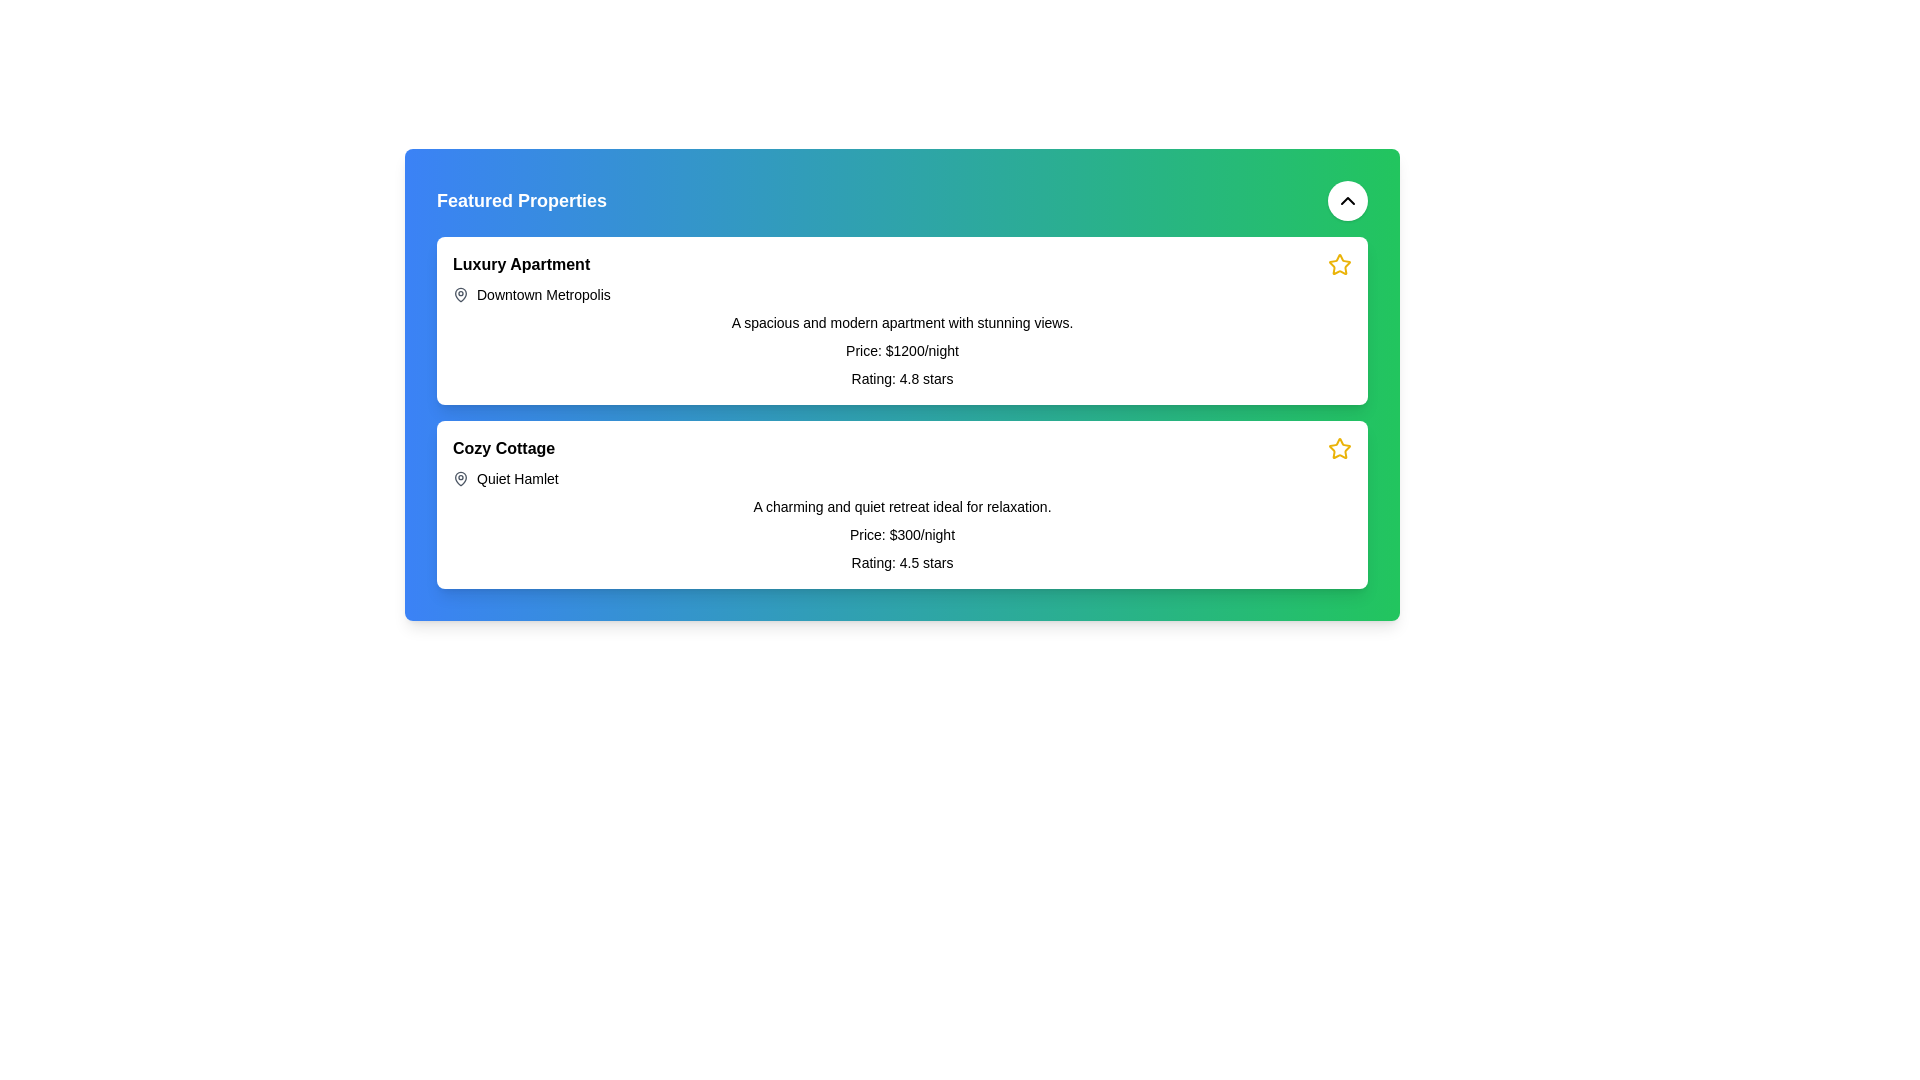 This screenshot has height=1080, width=1920. Describe the element at coordinates (459, 293) in the screenshot. I see `the SVG representation of the map or location pin associated with 'Downtown Metropolis' to identify its visual anchor` at that location.